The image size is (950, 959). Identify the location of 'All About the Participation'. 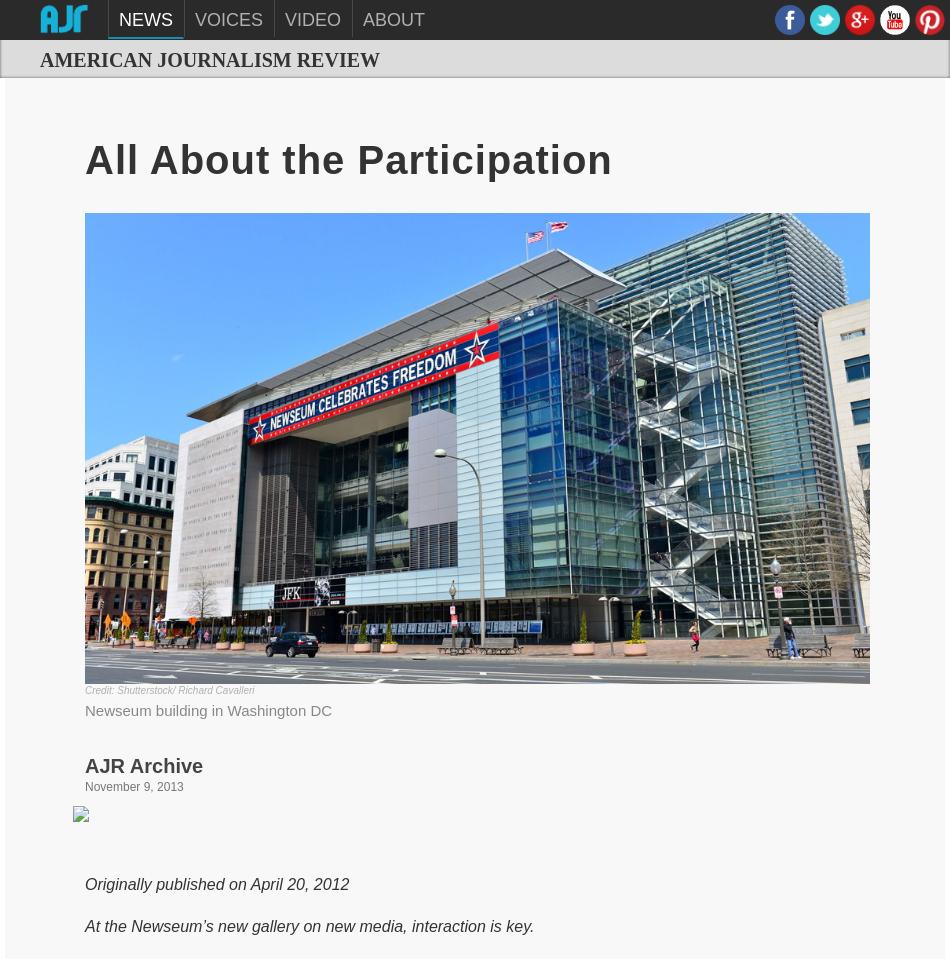
(85, 158).